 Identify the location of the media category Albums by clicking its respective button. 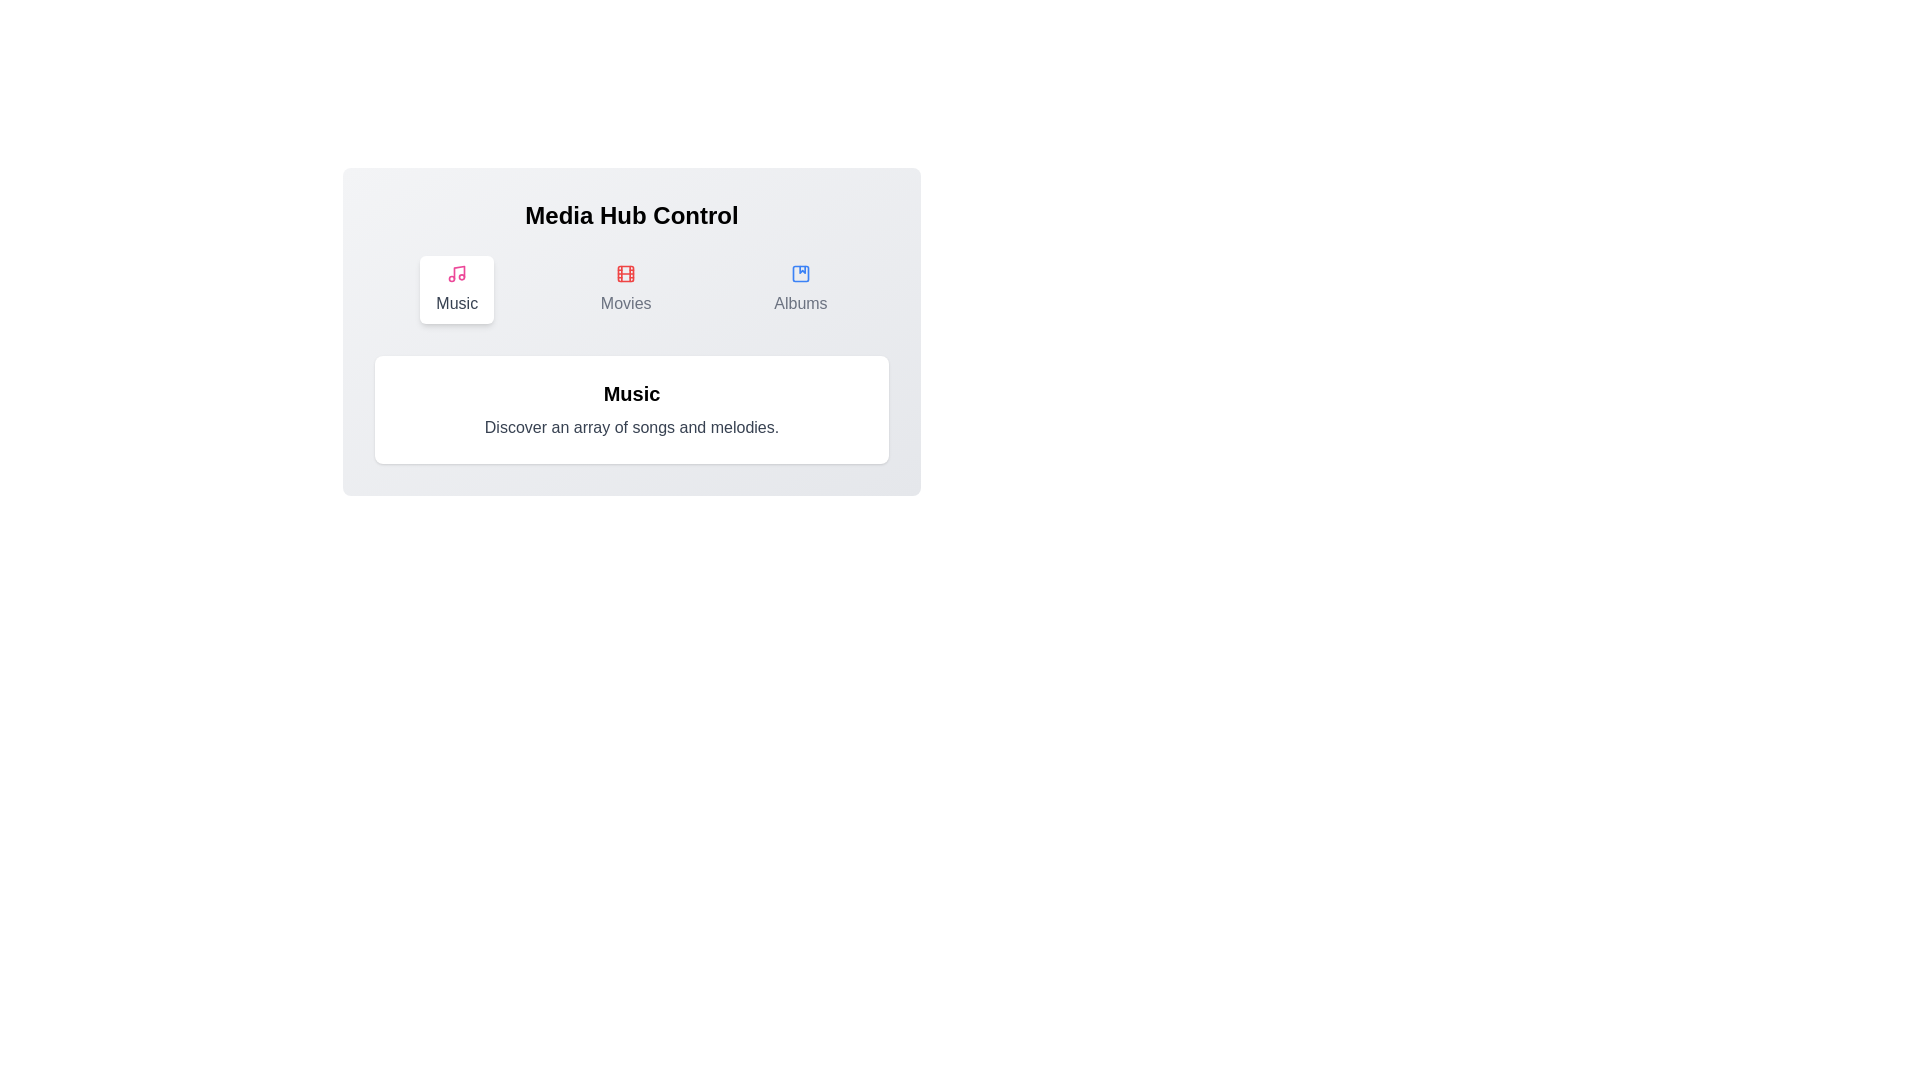
(801, 289).